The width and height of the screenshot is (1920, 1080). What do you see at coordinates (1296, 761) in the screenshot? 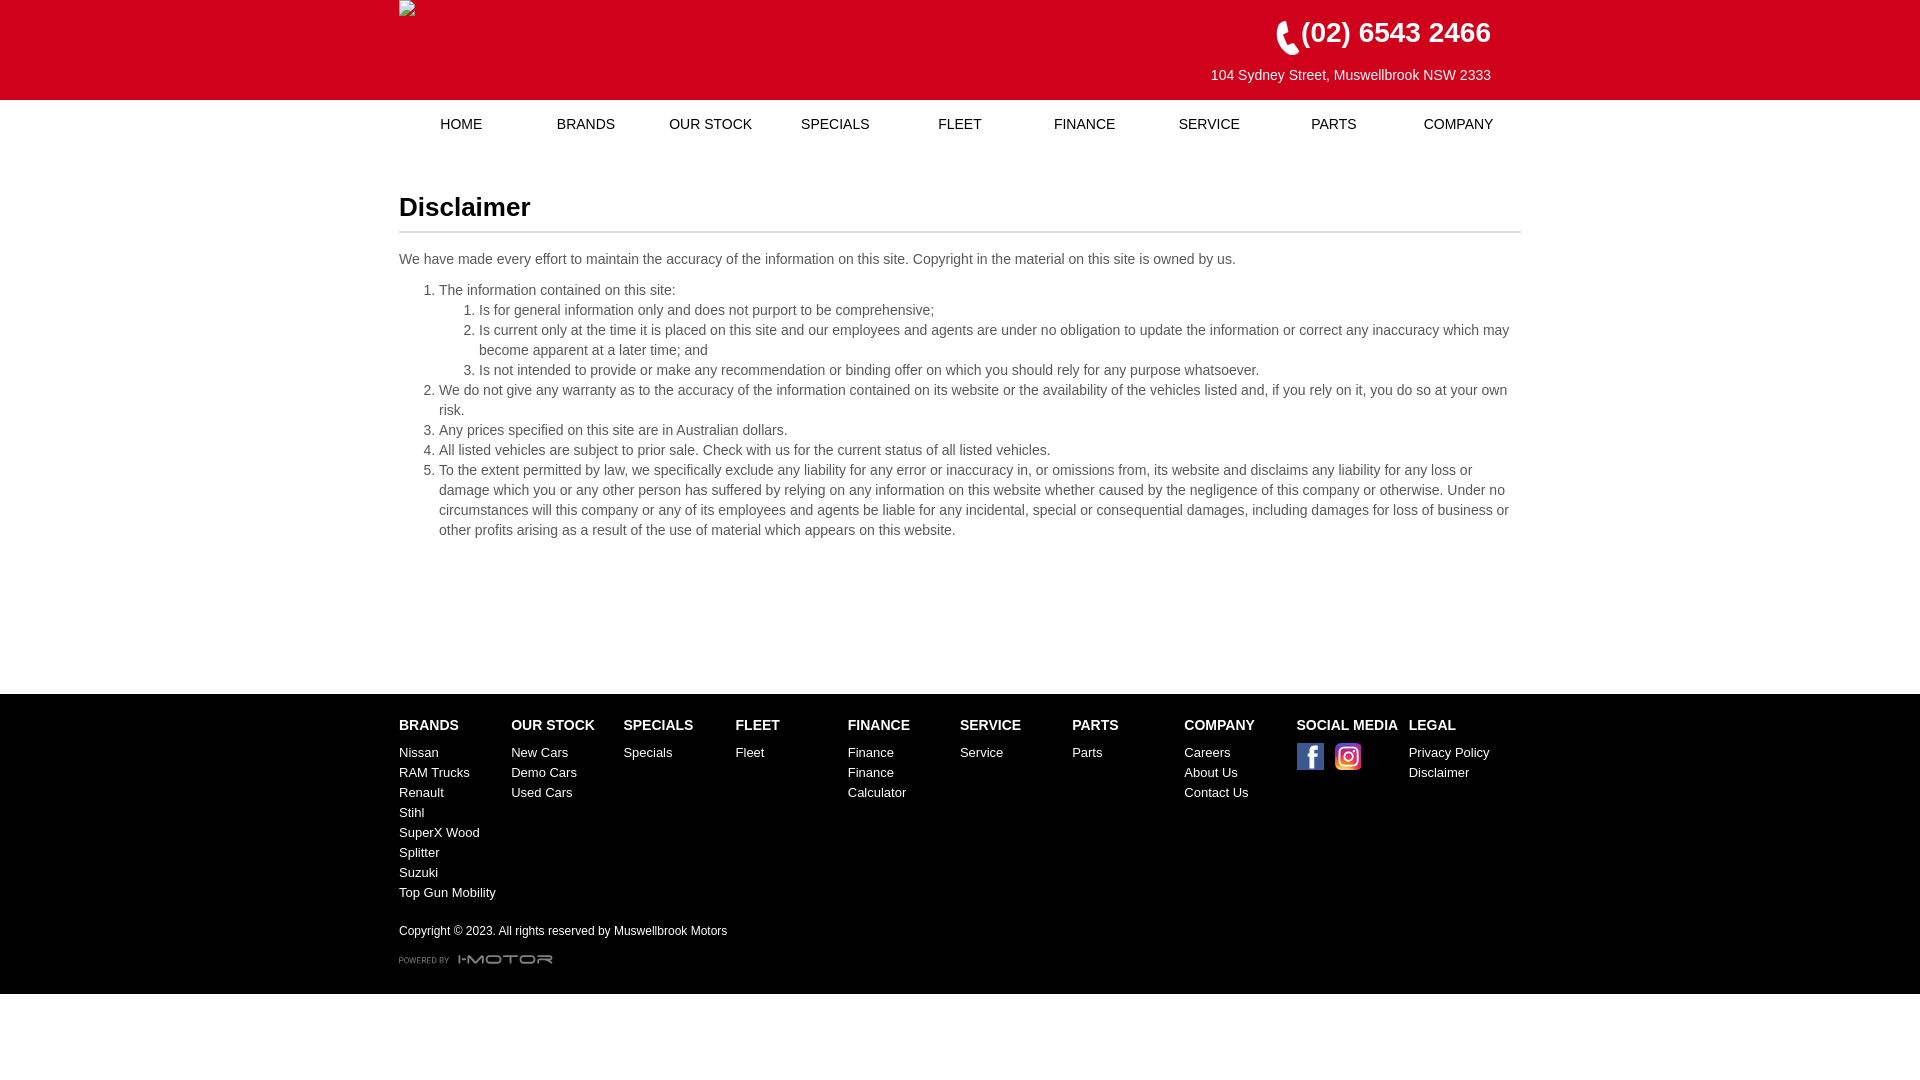
I see `'facebook'` at bounding box center [1296, 761].